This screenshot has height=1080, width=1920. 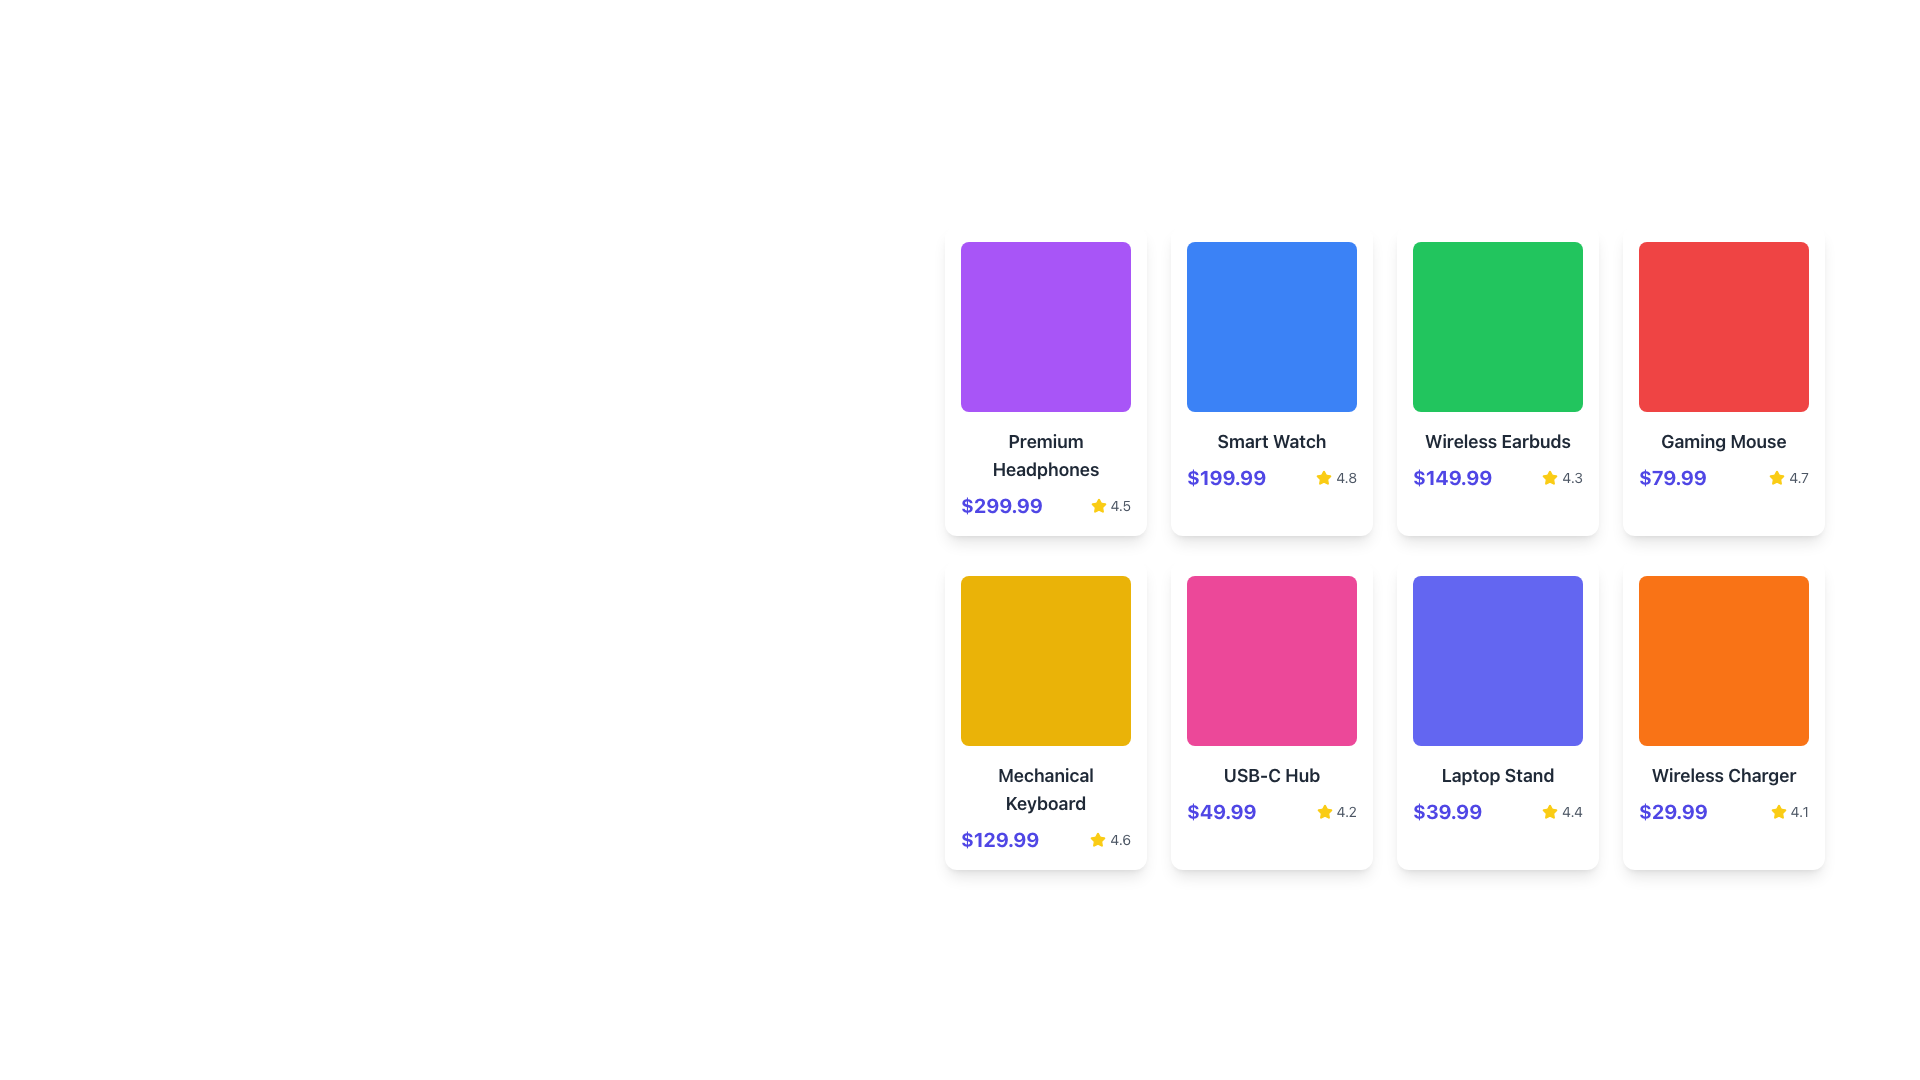 What do you see at coordinates (1045, 713) in the screenshot?
I see `the product display card for the mechanical keyboard located in the second row, first column of the grid layout` at bounding box center [1045, 713].